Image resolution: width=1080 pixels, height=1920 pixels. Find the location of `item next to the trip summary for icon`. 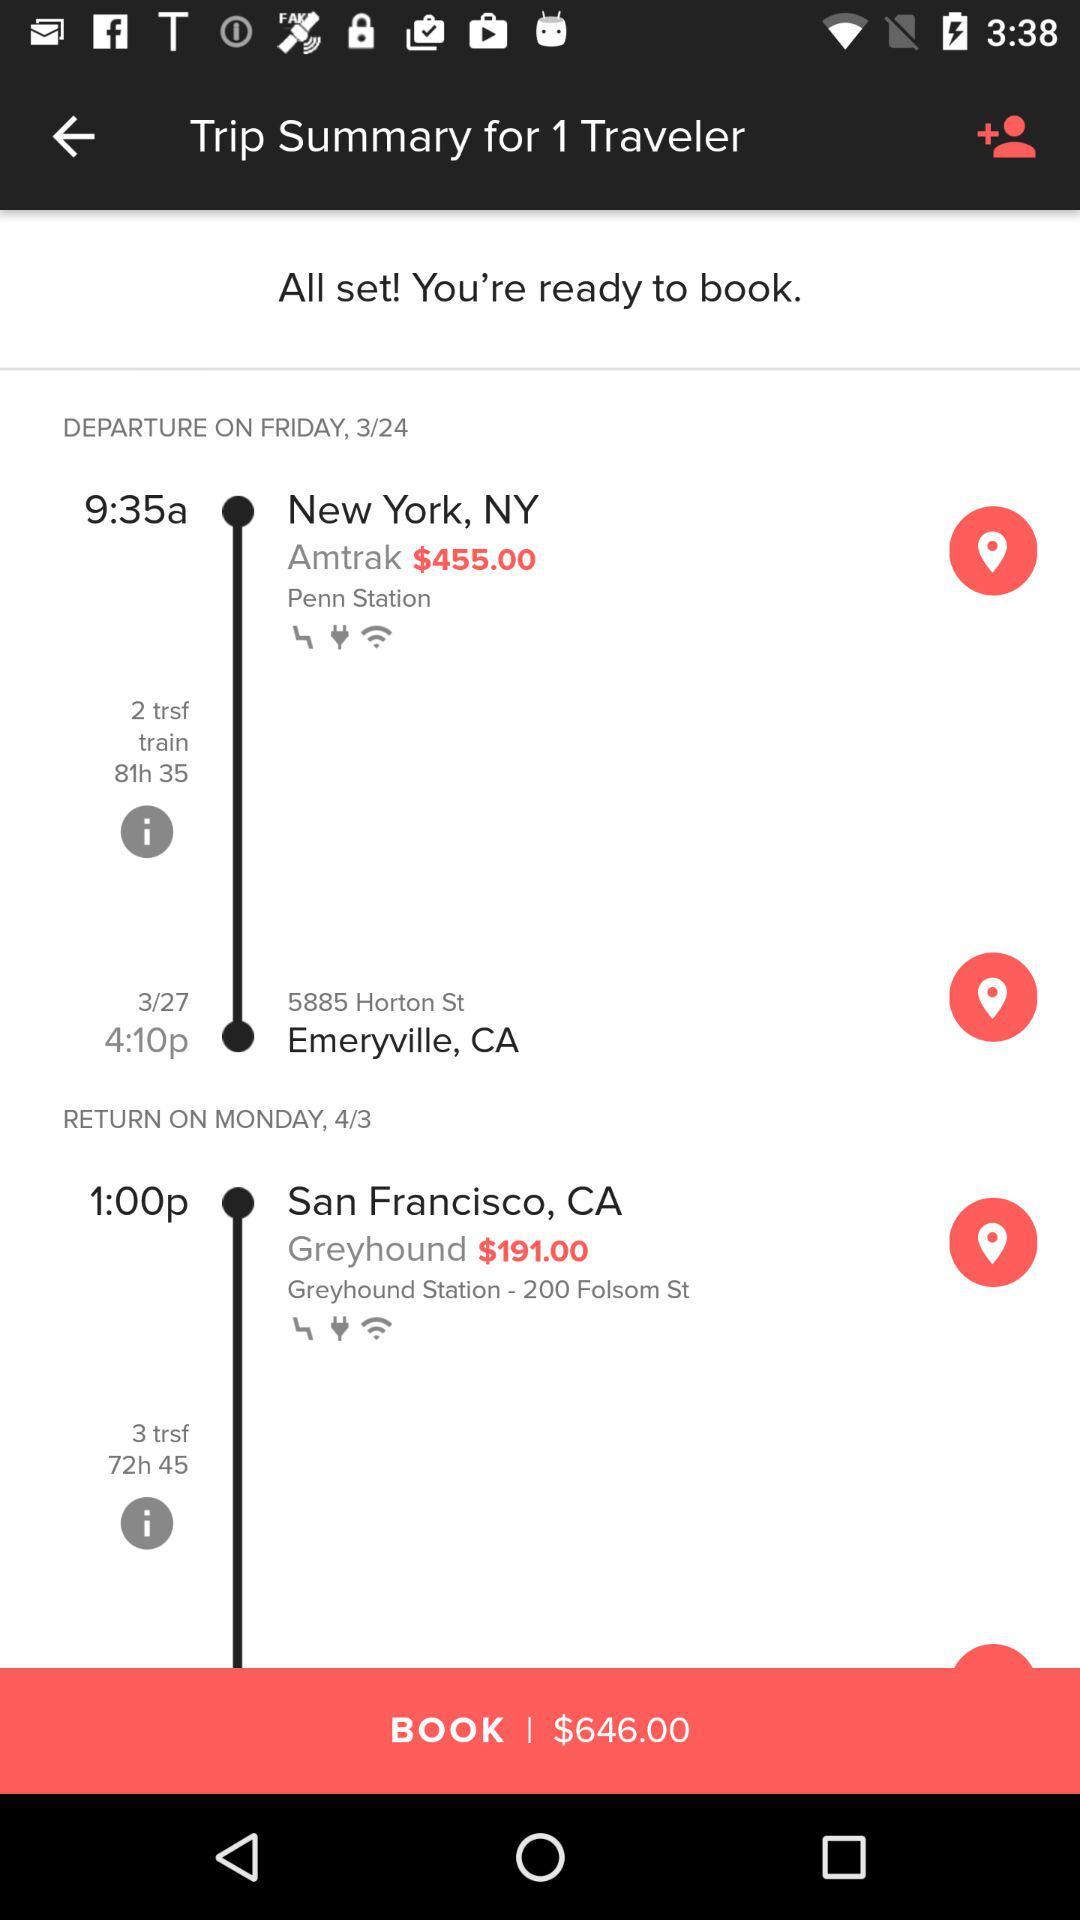

item next to the trip summary for icon is located at coordinates (72, 135).